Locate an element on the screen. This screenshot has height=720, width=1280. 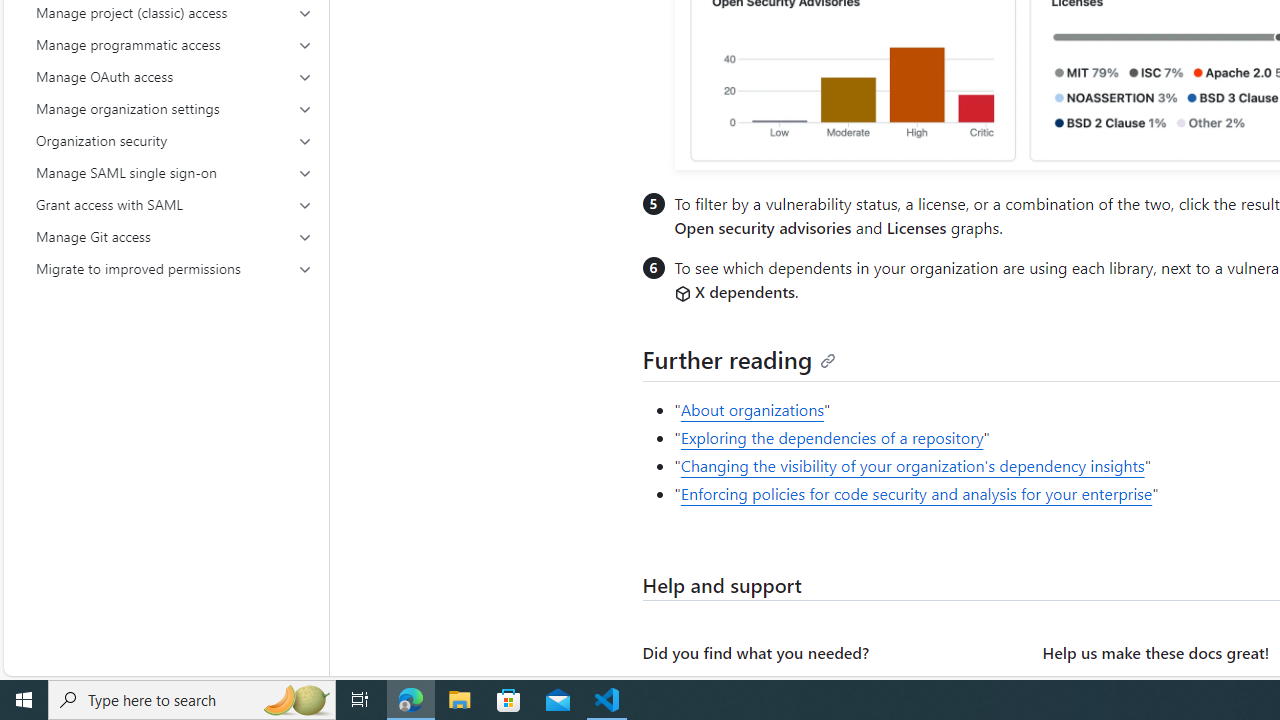
'Organization security' is located at coordinates (174, 140).